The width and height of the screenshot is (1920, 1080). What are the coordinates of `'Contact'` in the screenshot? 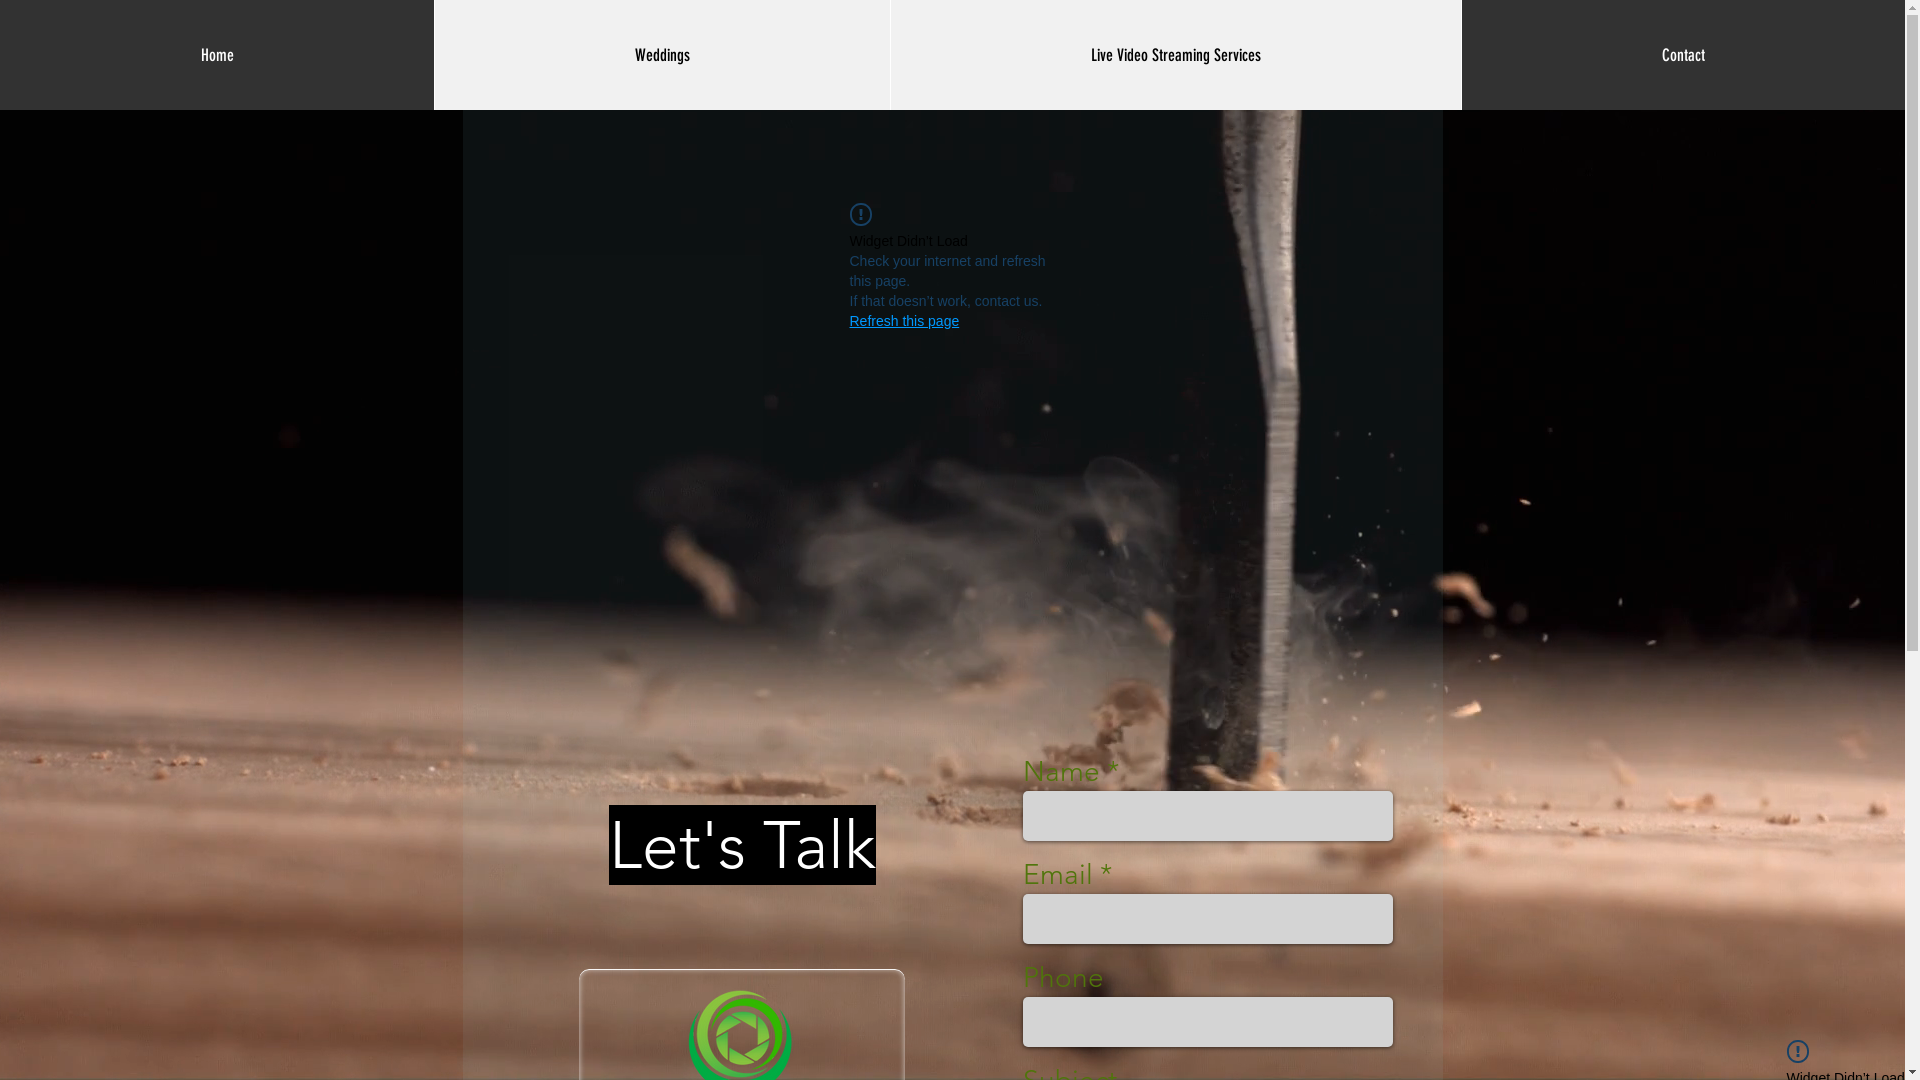 It's located at (1682, 53).